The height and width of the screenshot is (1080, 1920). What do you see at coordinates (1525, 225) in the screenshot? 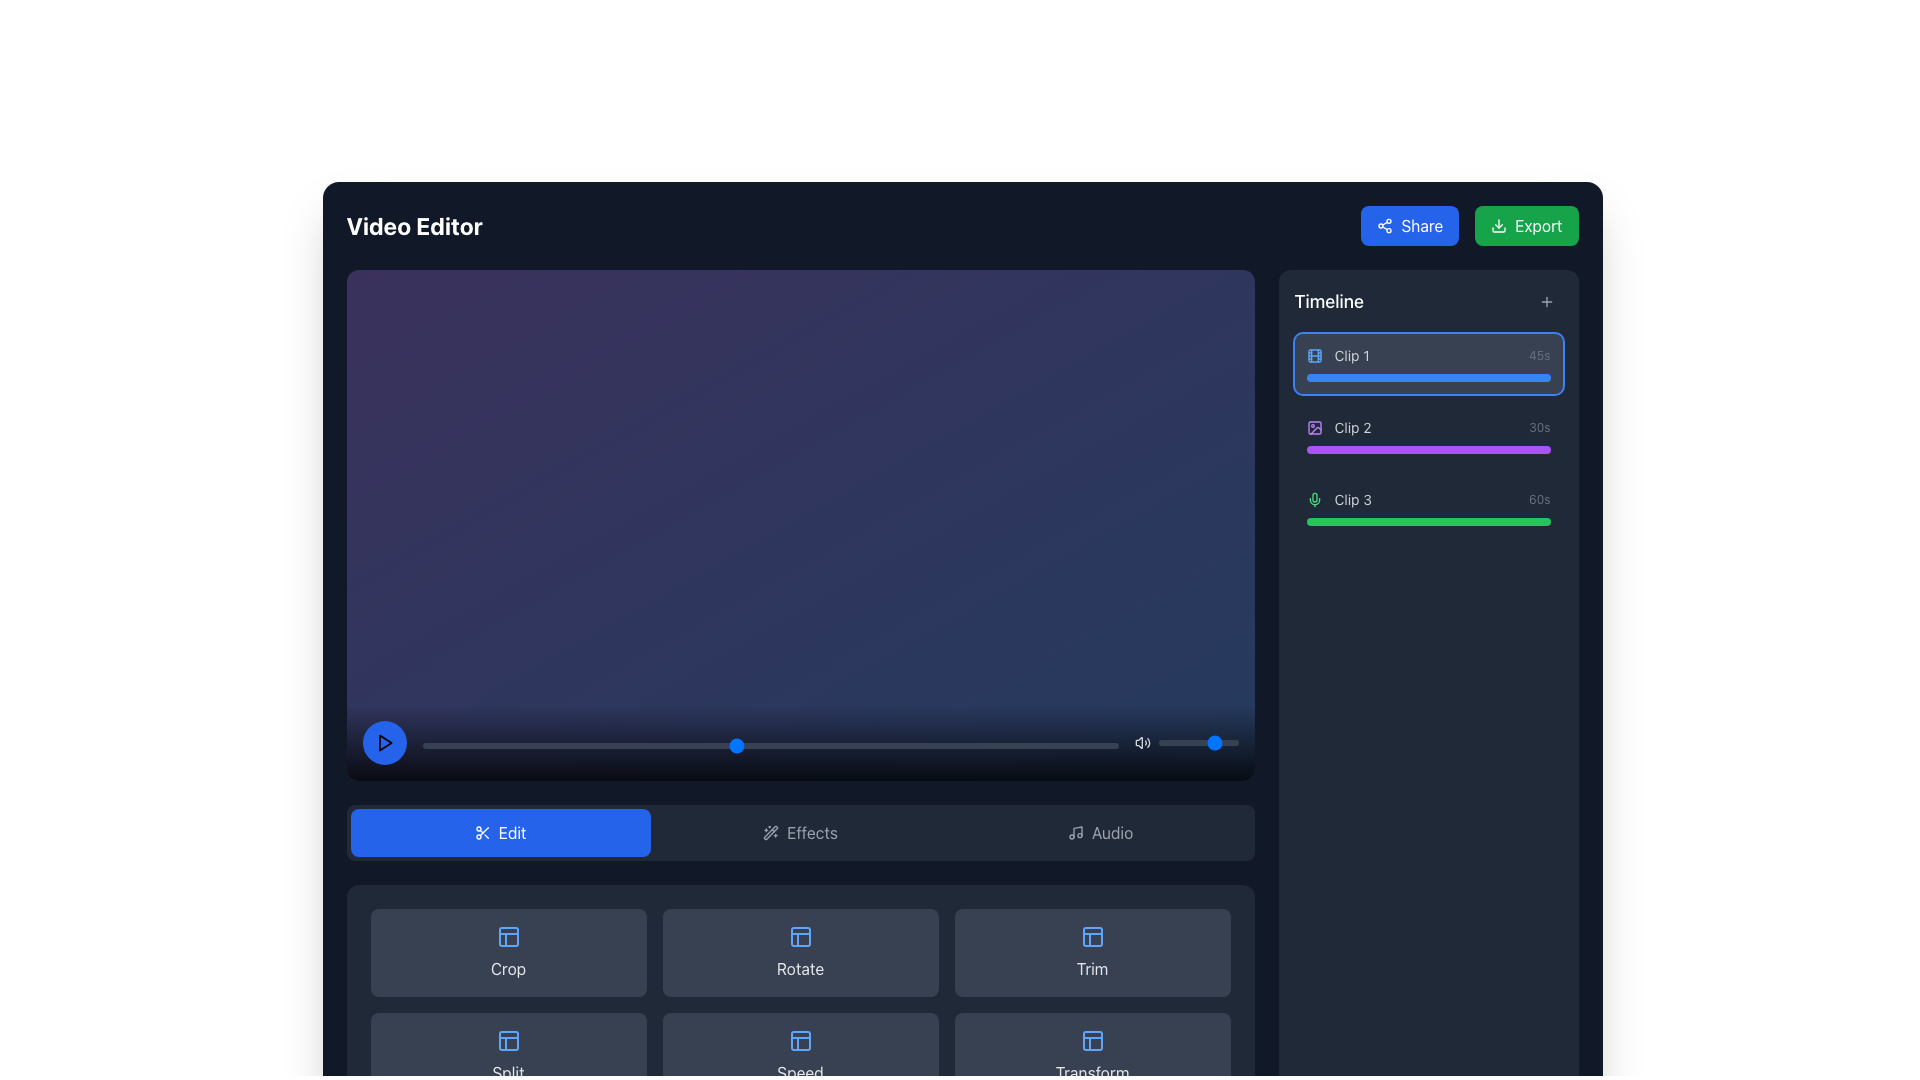
I see `the export button located in the top-right corner of the application interface, next to the blue 'Share' button` at bounding box center [1525, 225].